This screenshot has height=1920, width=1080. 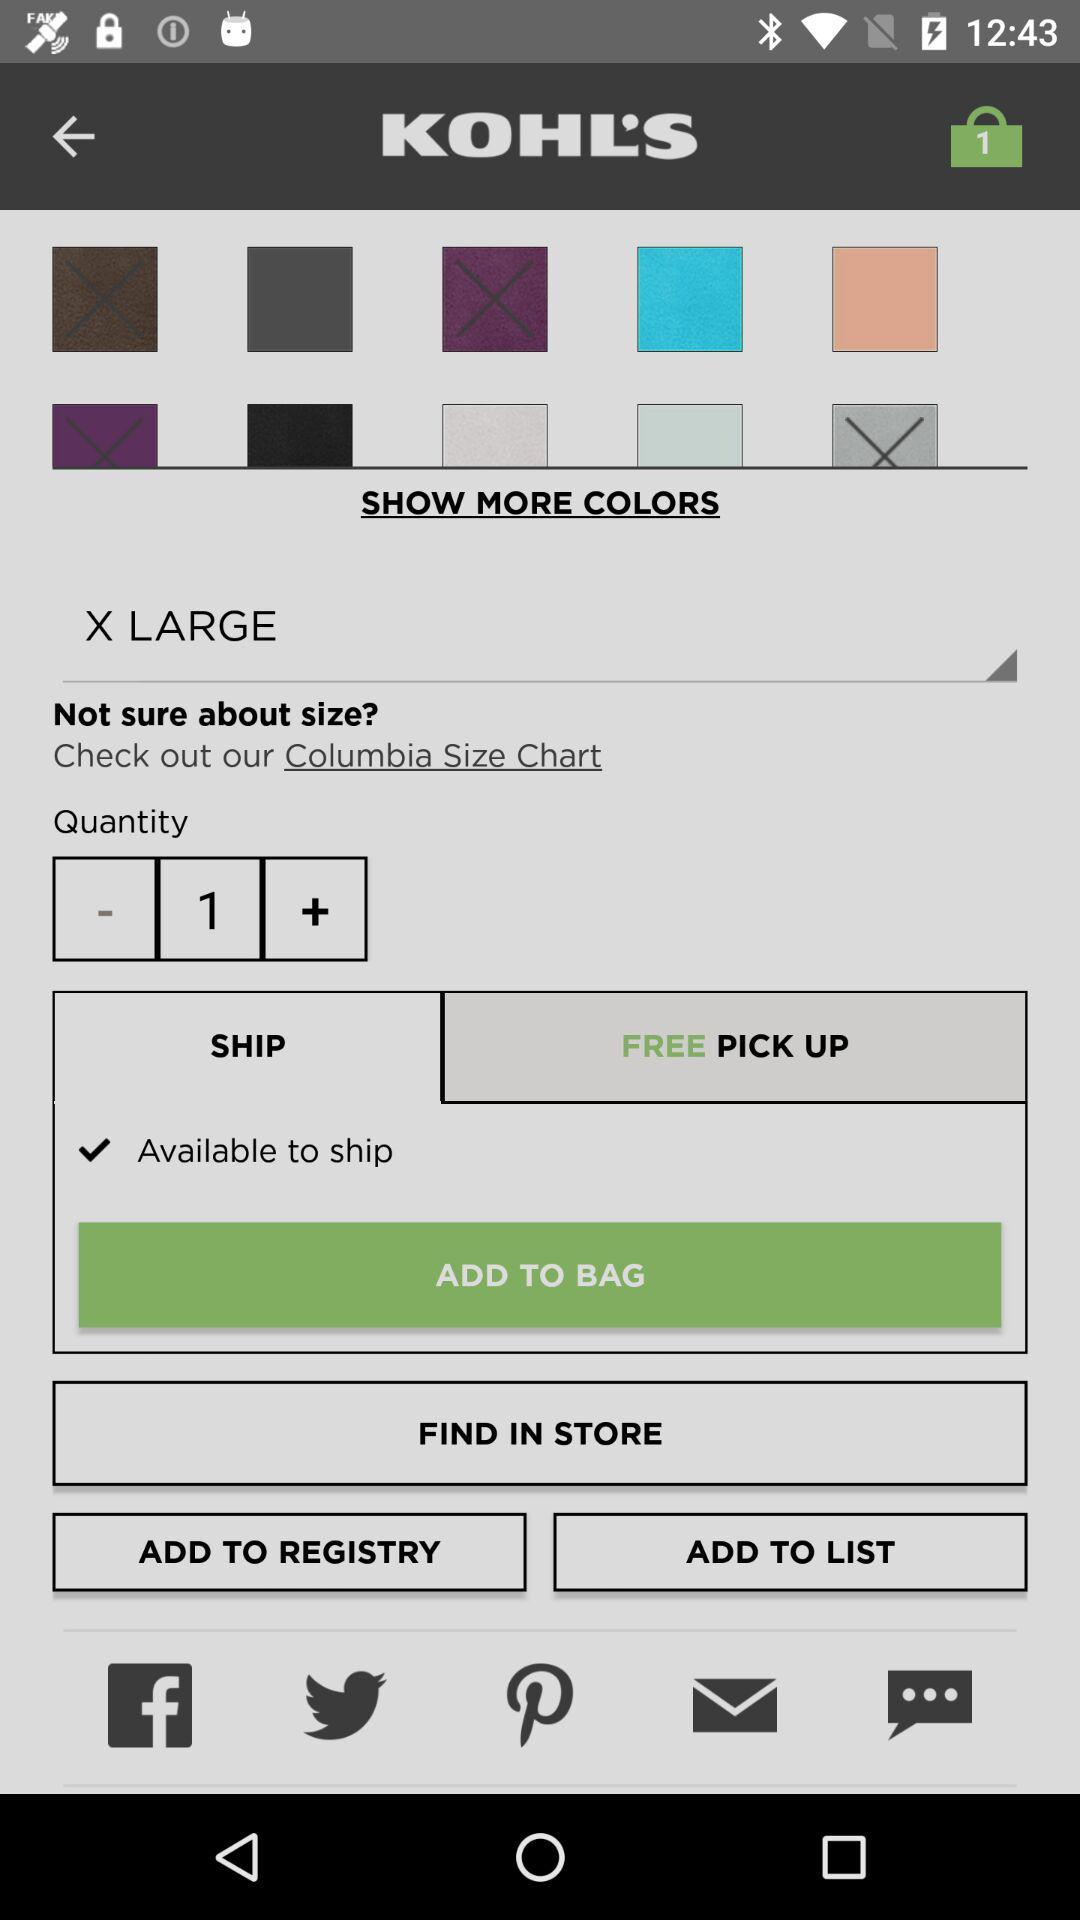 I want to click on the chat icon, so click(x=929, y=1704).